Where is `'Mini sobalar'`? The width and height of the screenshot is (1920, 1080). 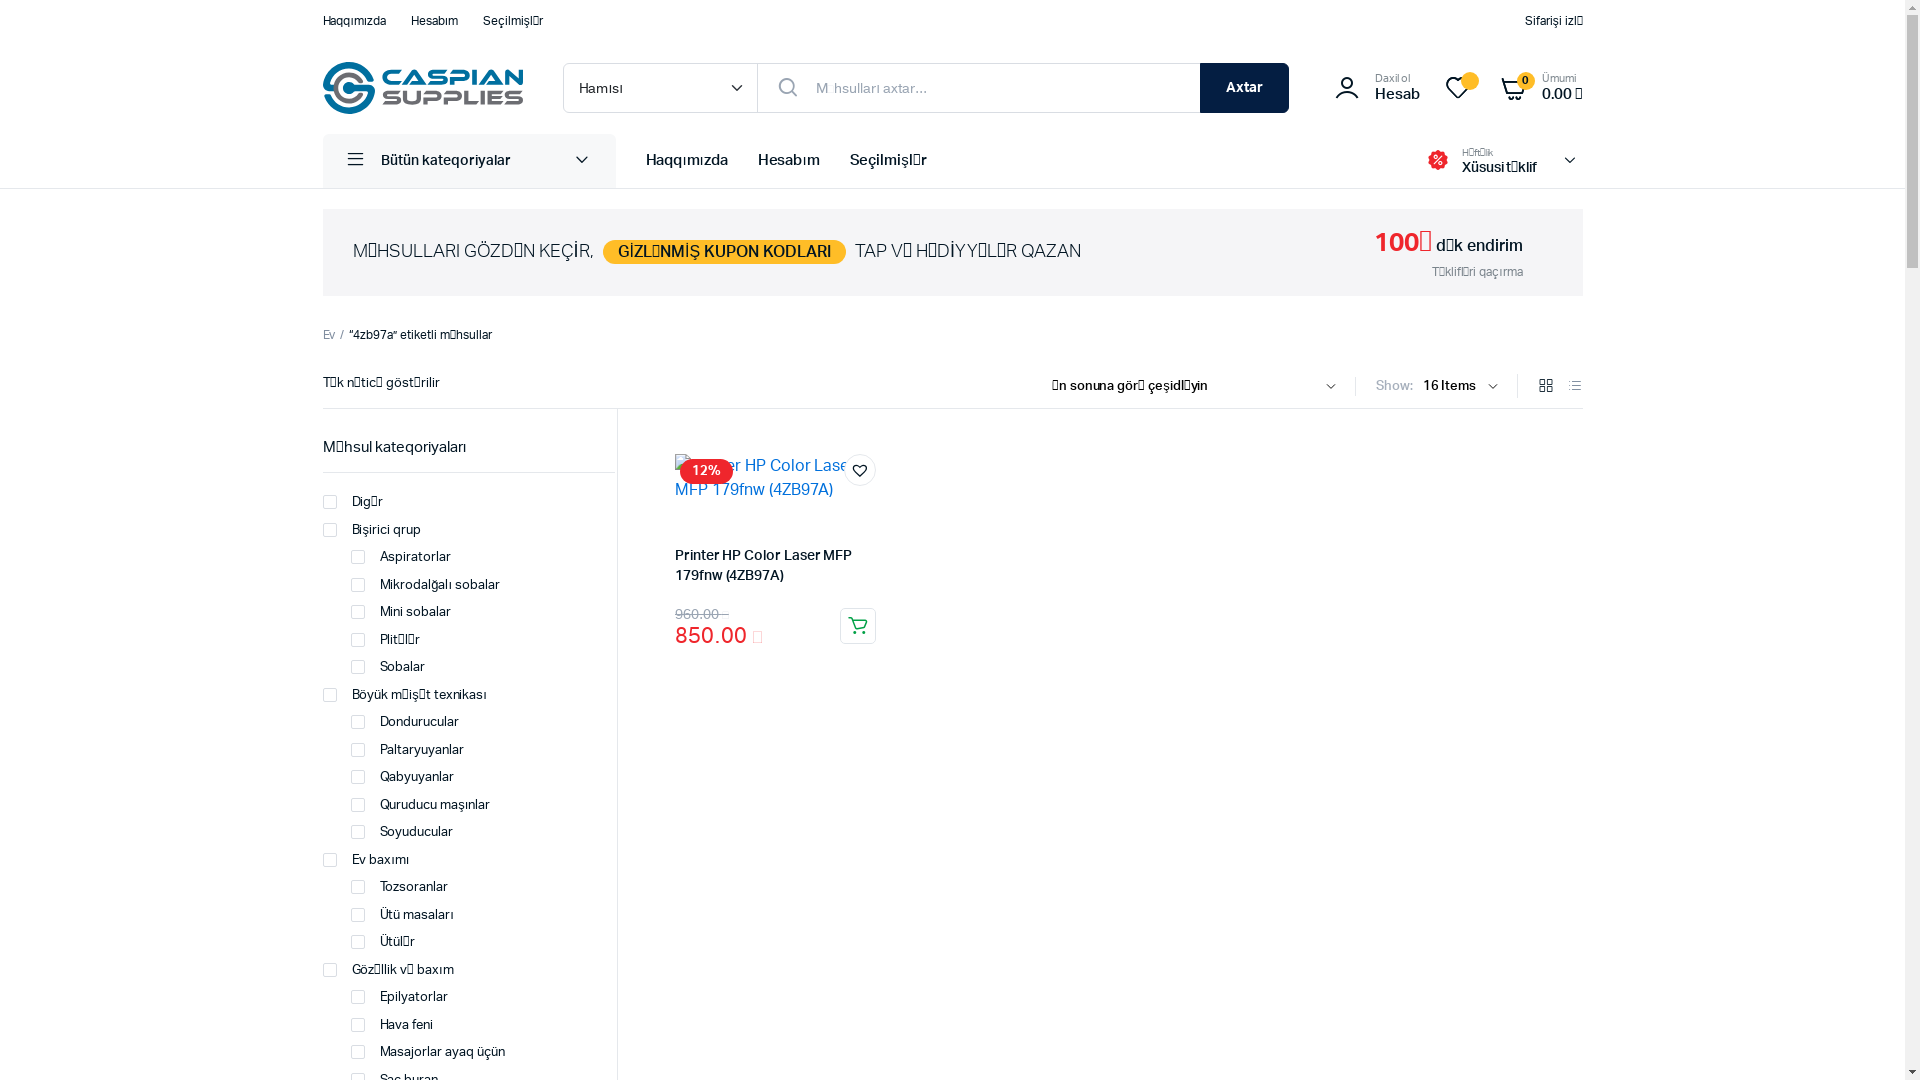 'Mini sobalar' is located at coordinates (400, 612).